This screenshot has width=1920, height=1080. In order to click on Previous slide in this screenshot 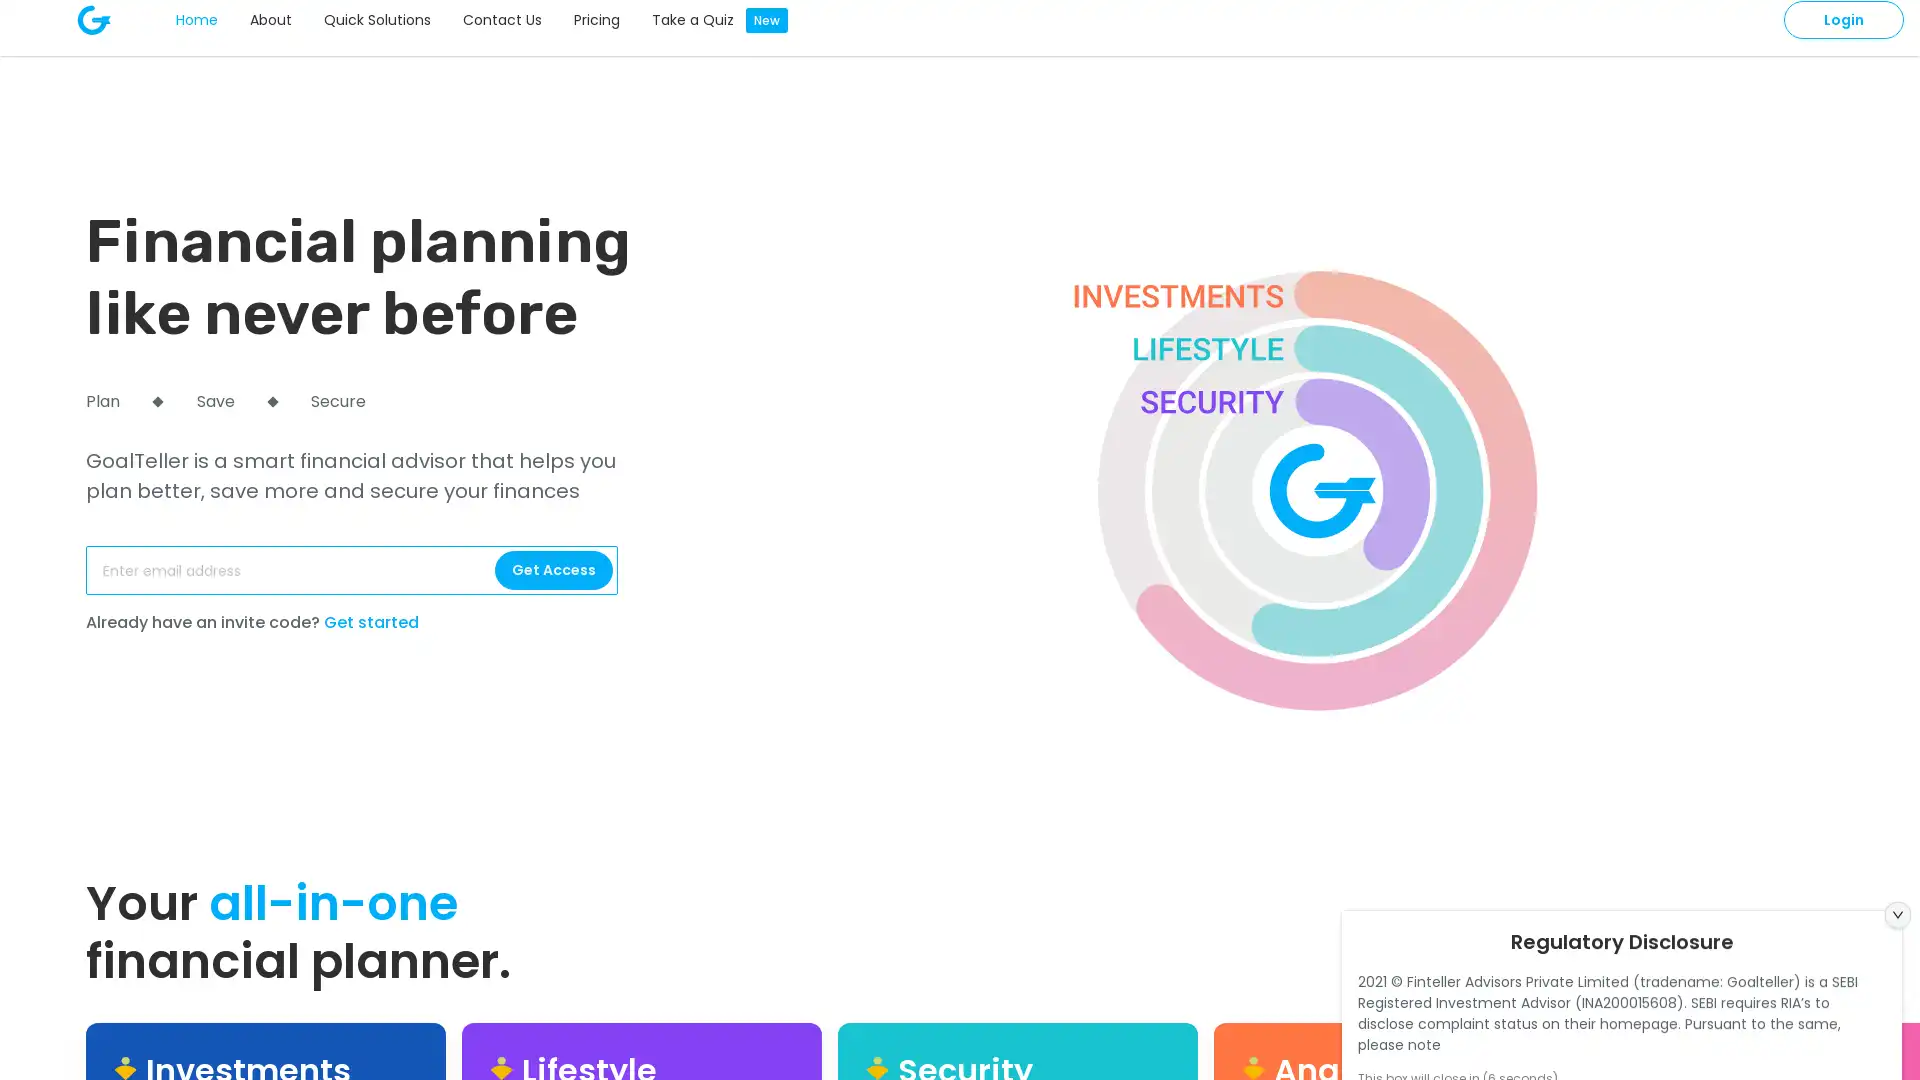, I will do `click(1852, 994)`.